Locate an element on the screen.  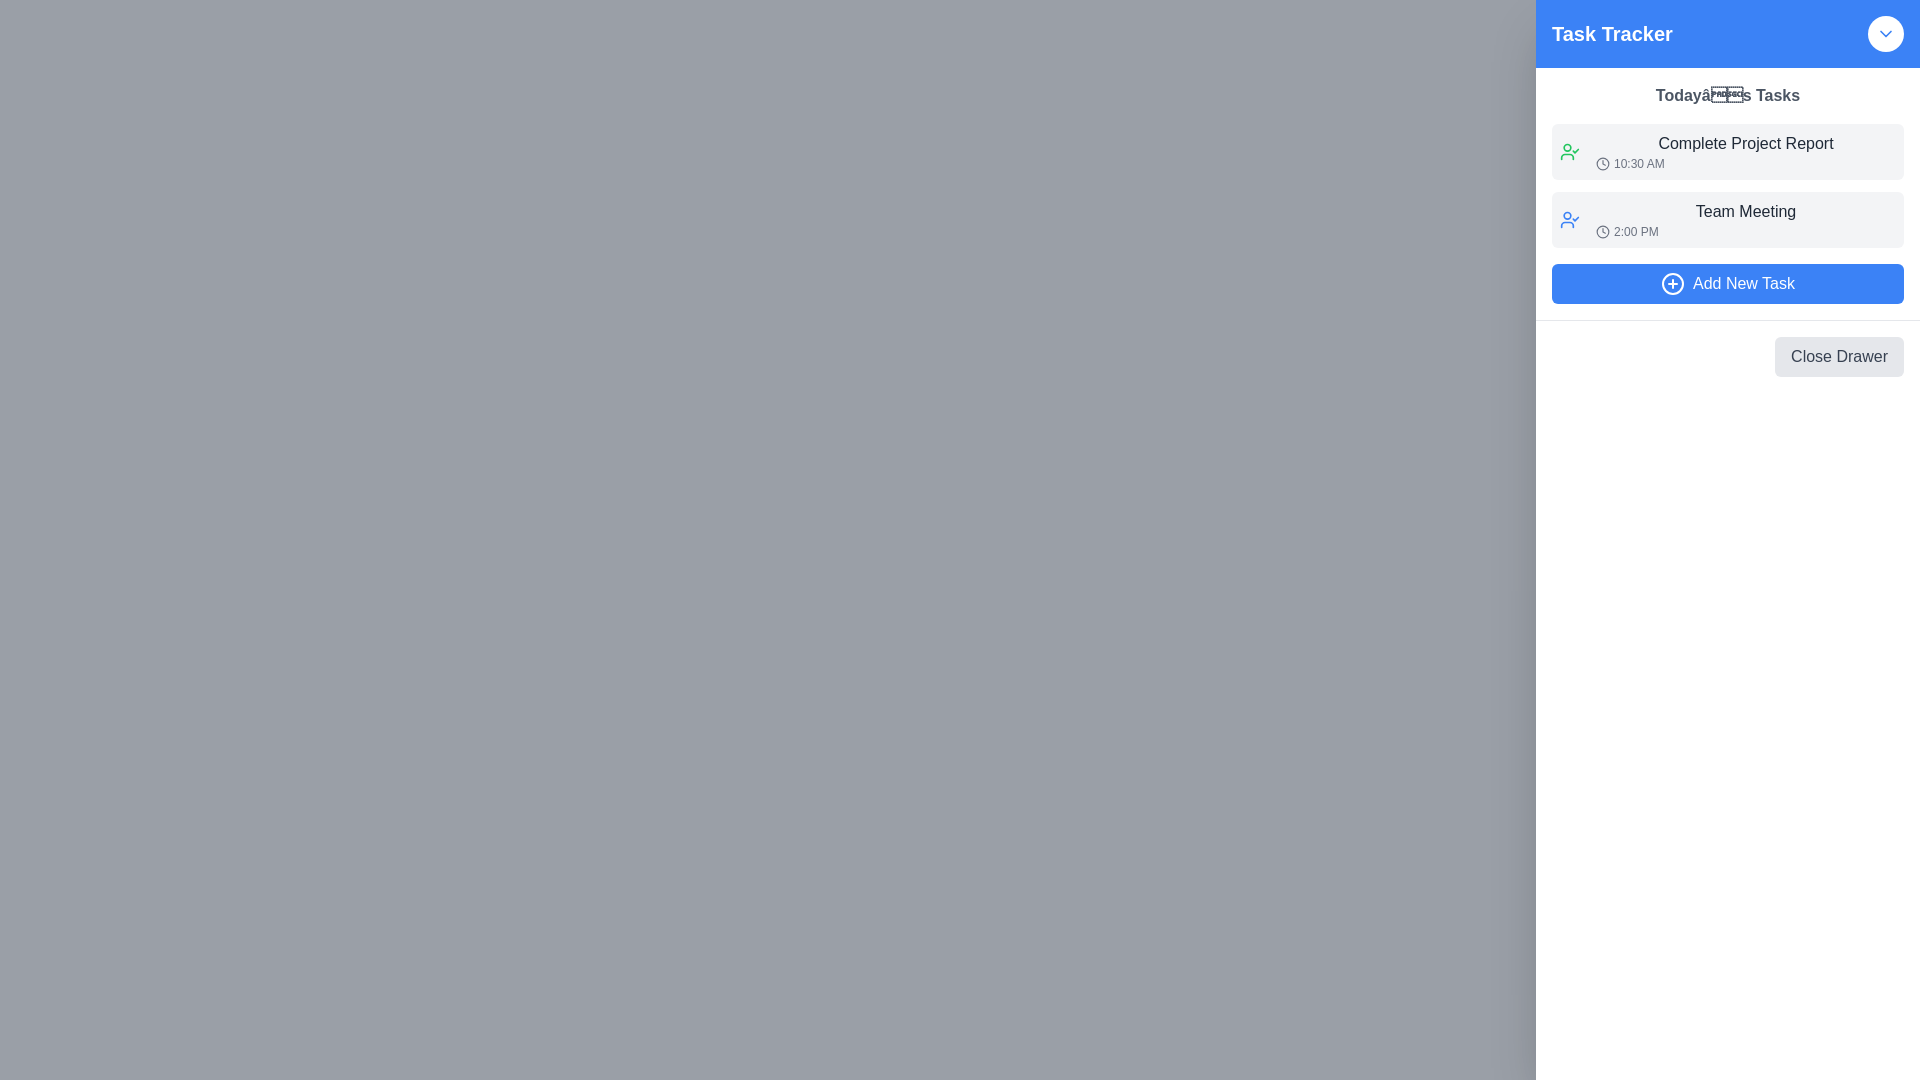
the completion icon located at the top left of the task card labeled 'Complete Project Report' with a timestamp of 10:30 AM is located at coordinates (1568, 150).